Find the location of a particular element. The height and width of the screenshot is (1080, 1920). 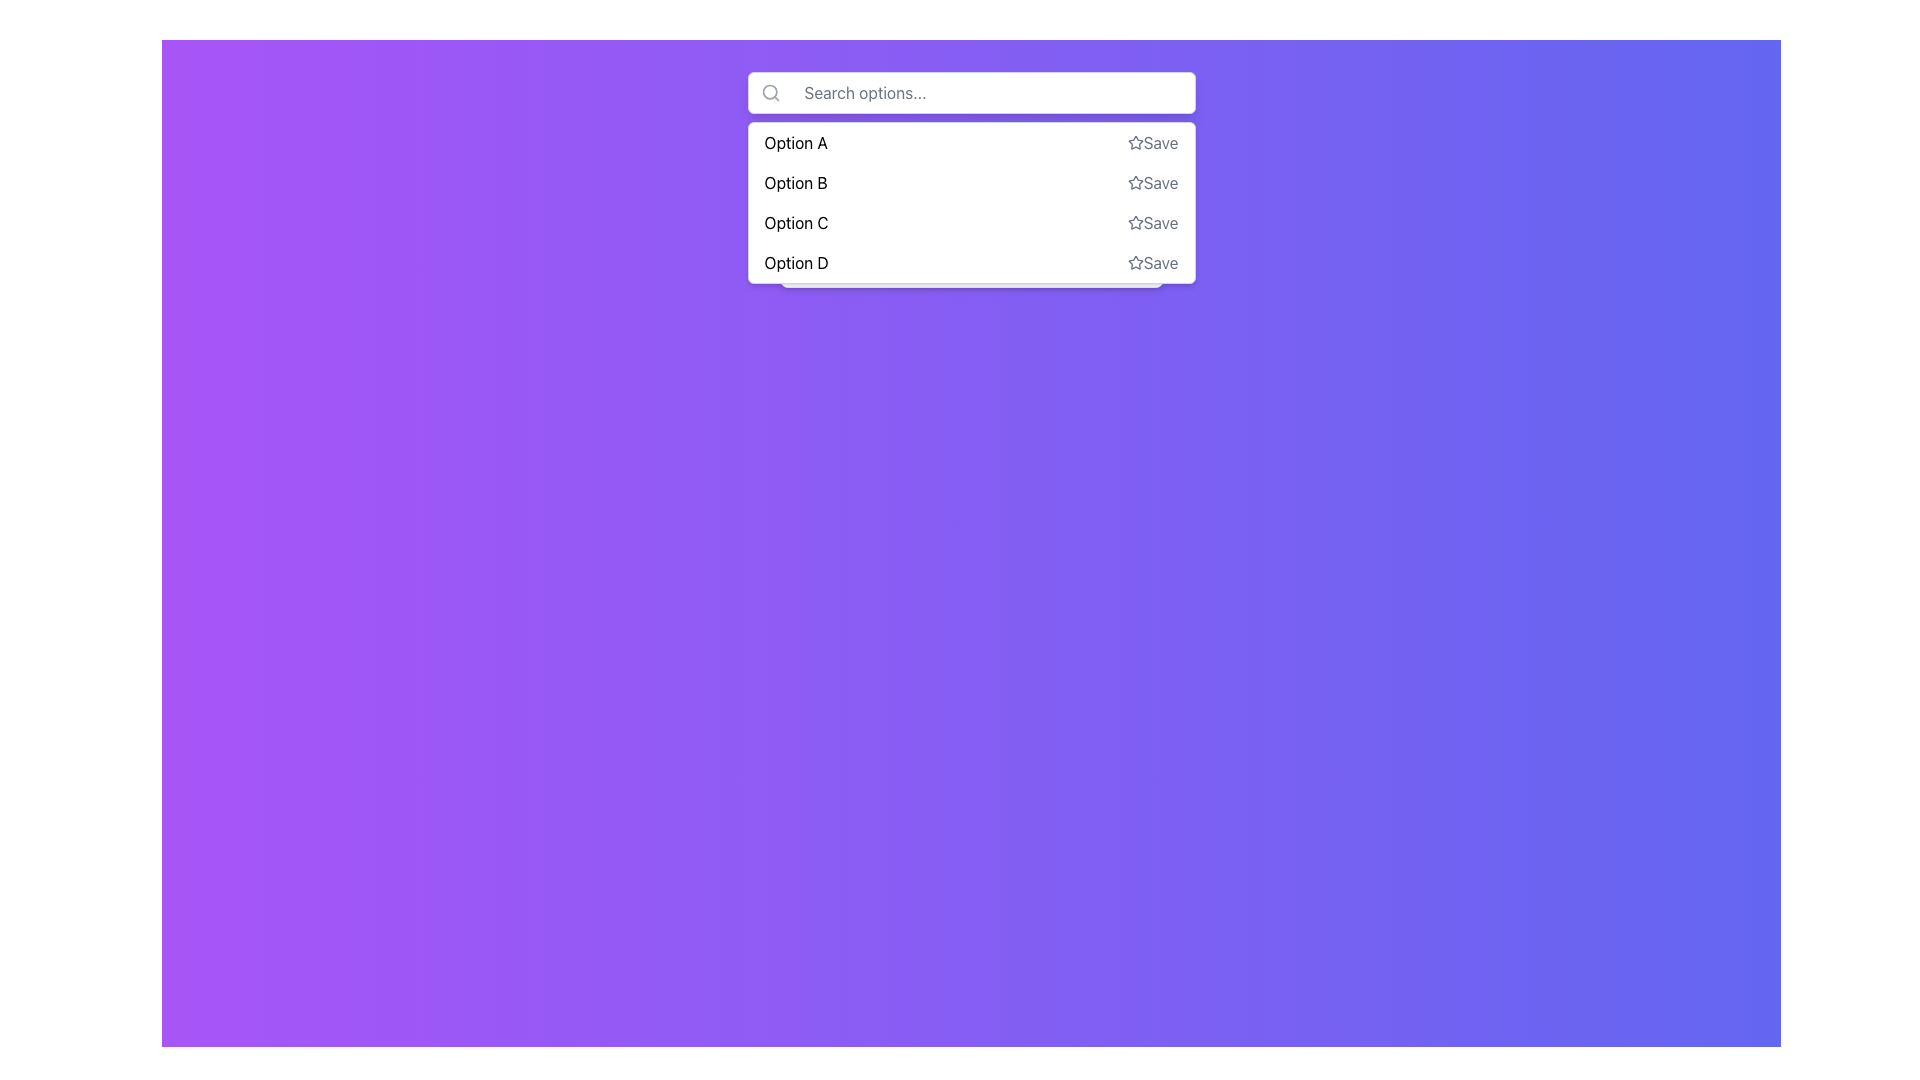

the star icon with a hollow center, which is part of the interactive 'Save' link group next to the fourth list item labeled 'Option D' is located at coordinates (1135, 261).